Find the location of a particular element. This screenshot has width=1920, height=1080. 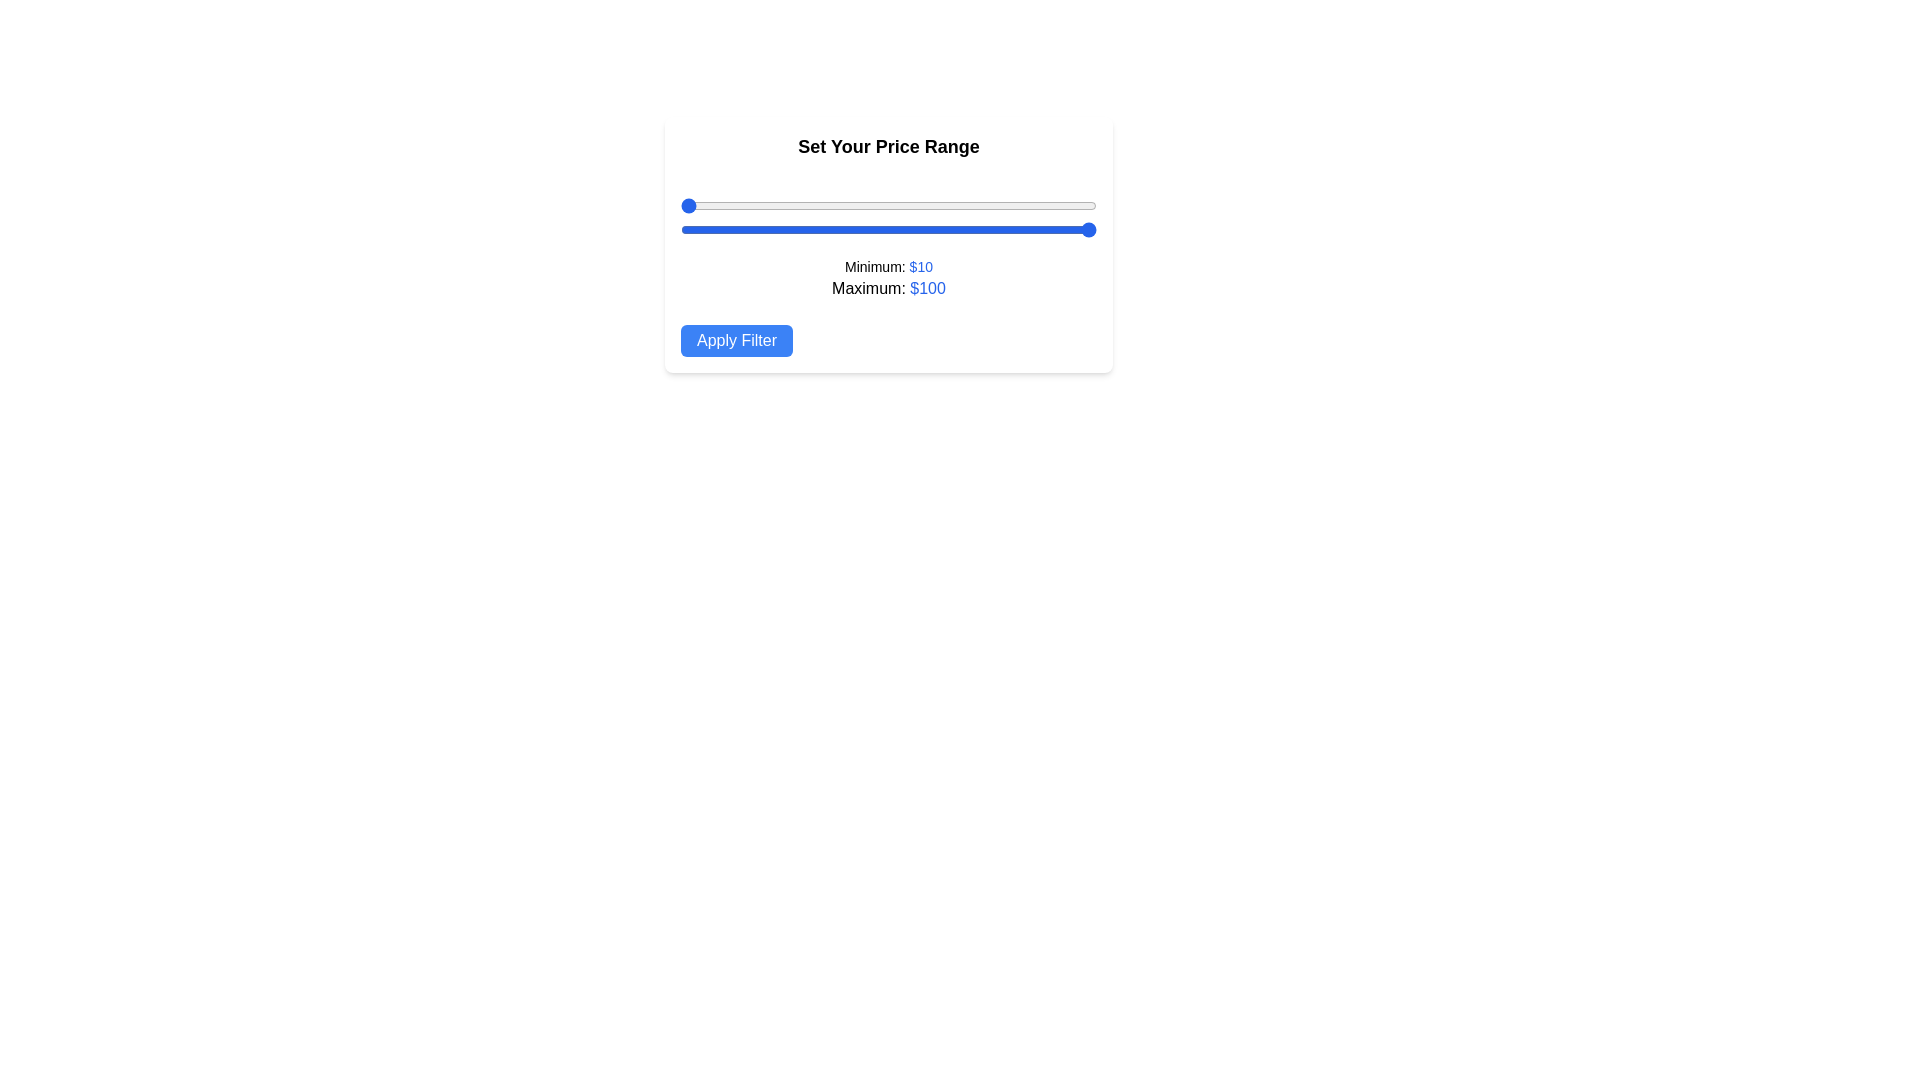

the slider is located at coordinates (791, 229).